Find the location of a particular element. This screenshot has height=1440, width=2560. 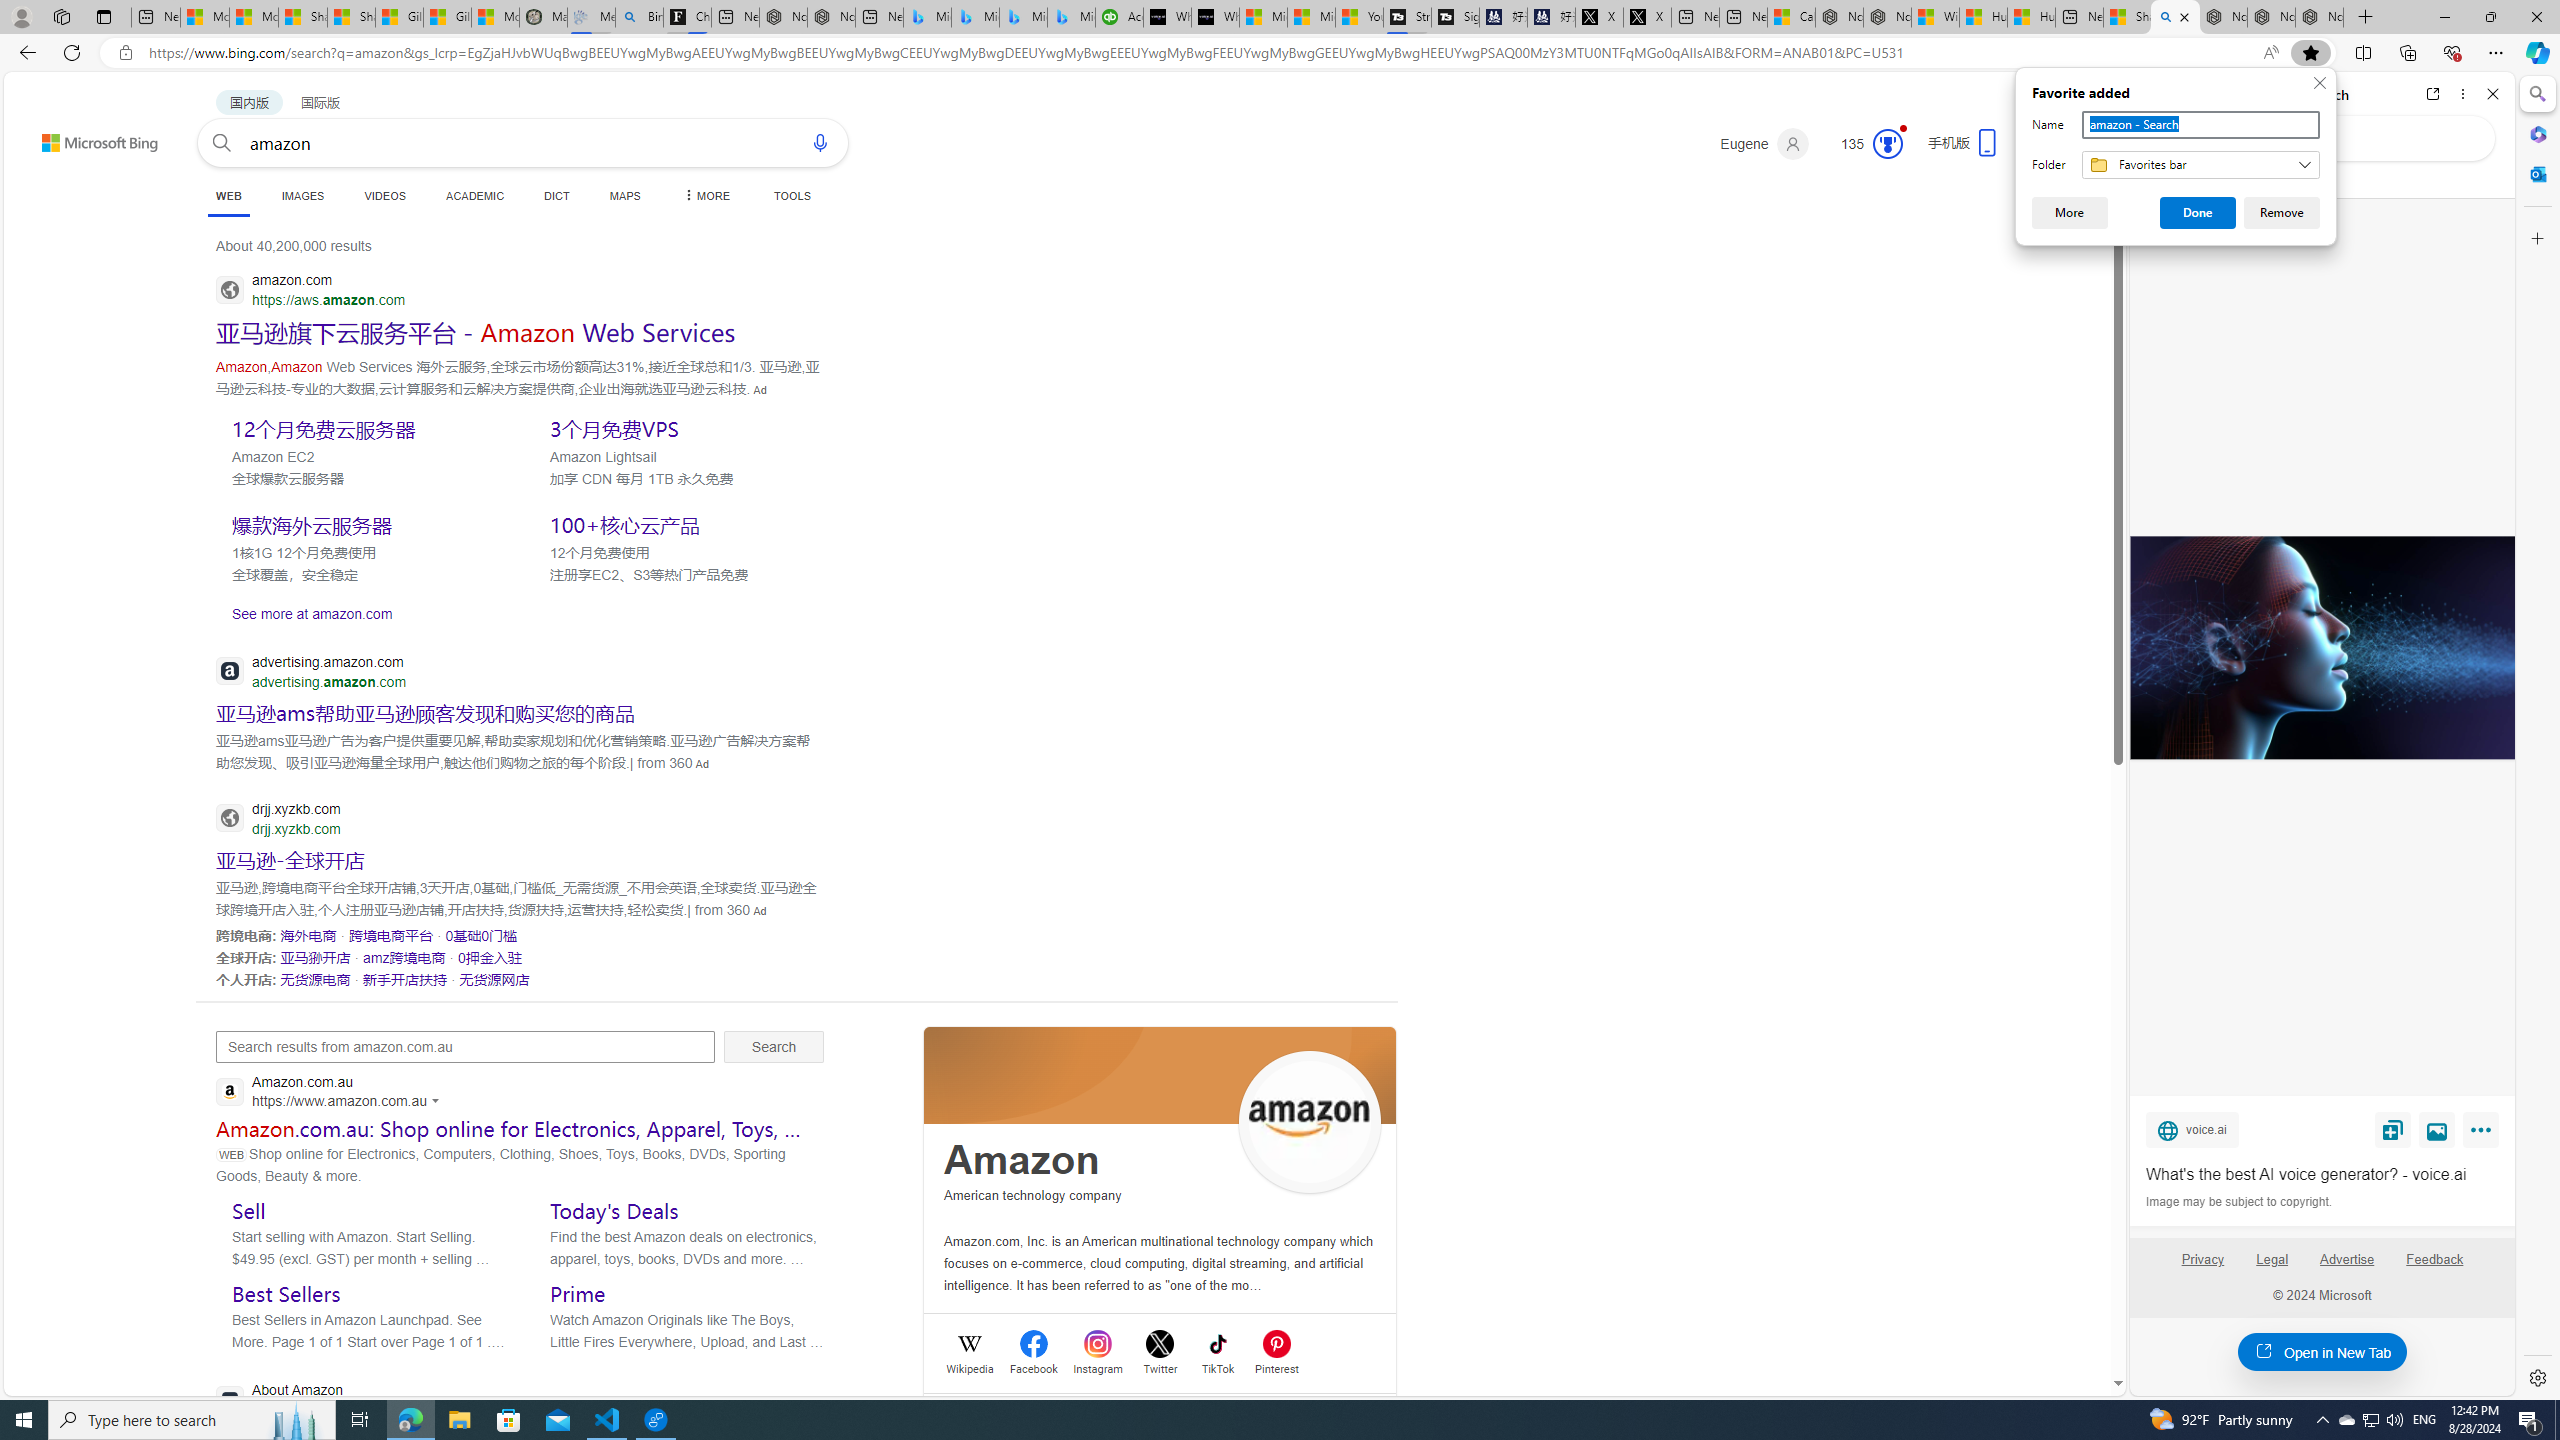

'File Explorer' is located at coordinates (458, 1418).